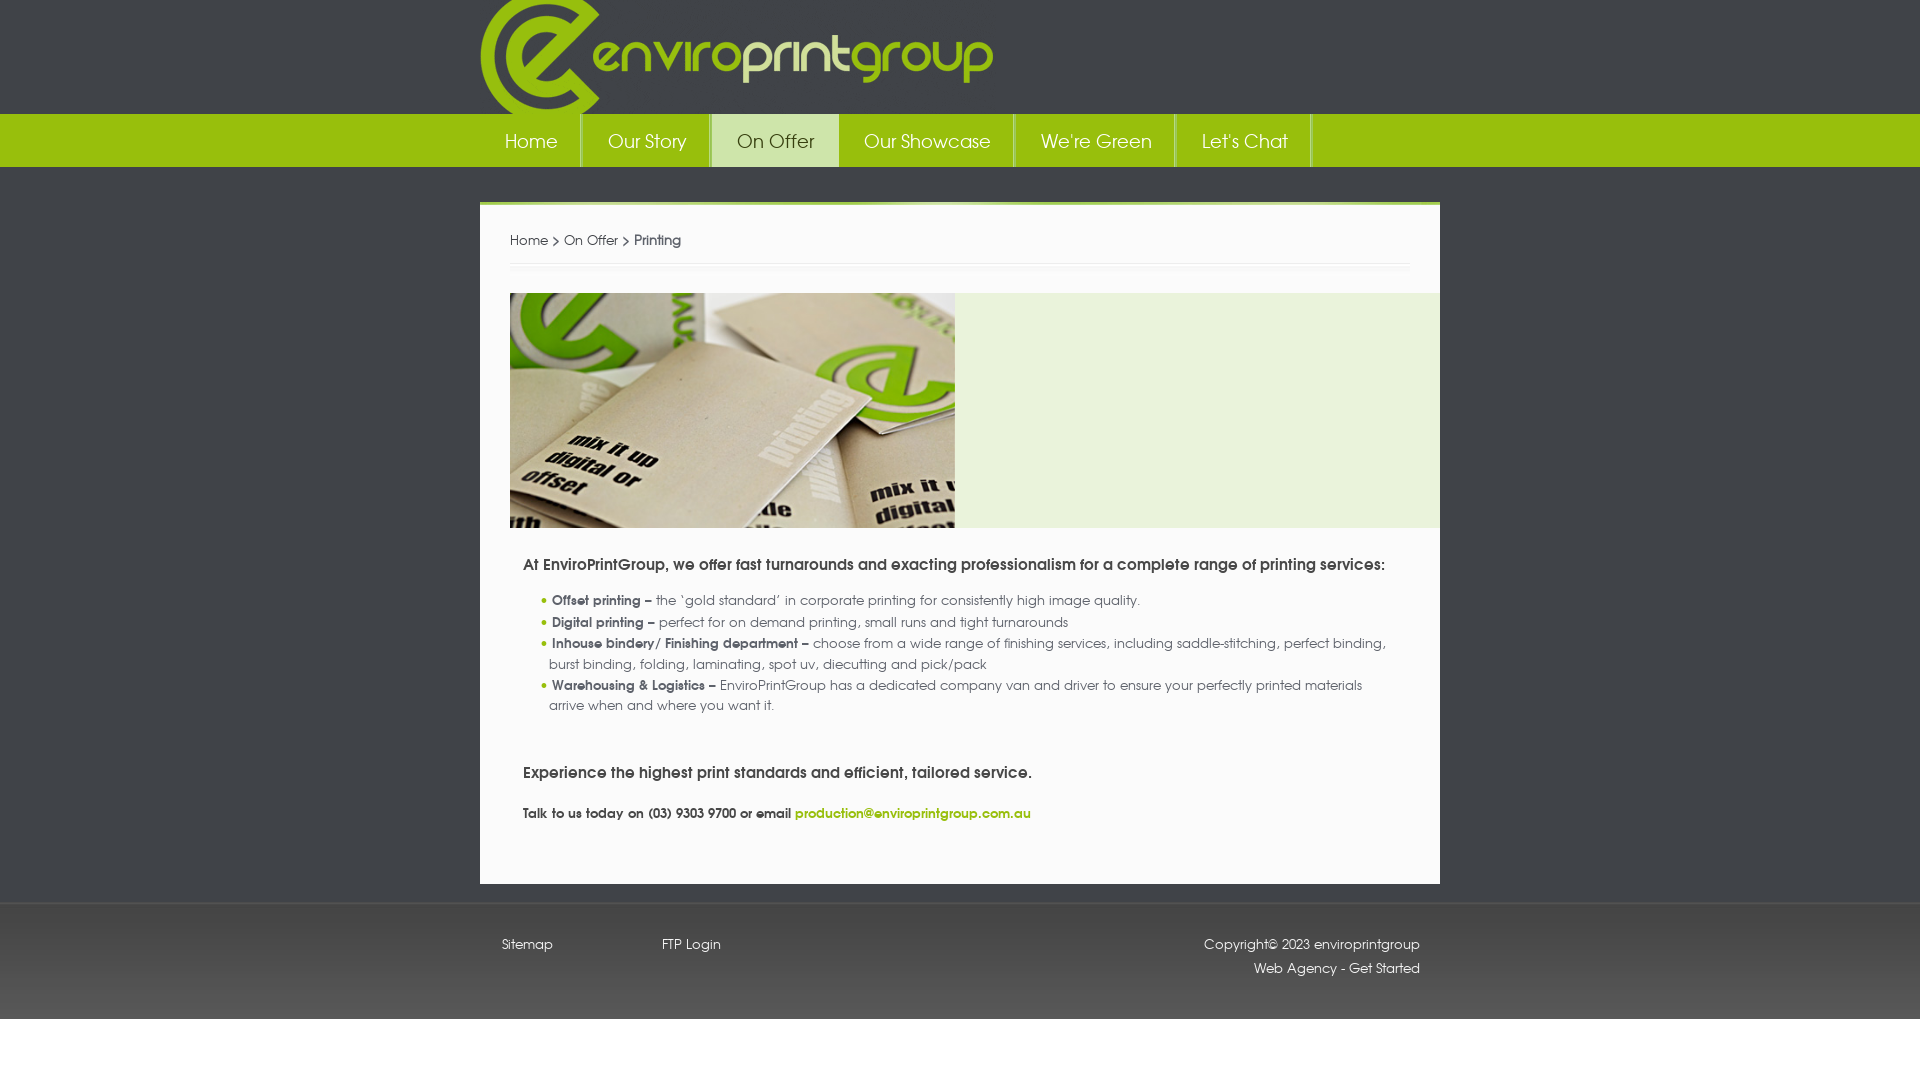  I want to click on 'Let's Chat', so click(1243, 139).